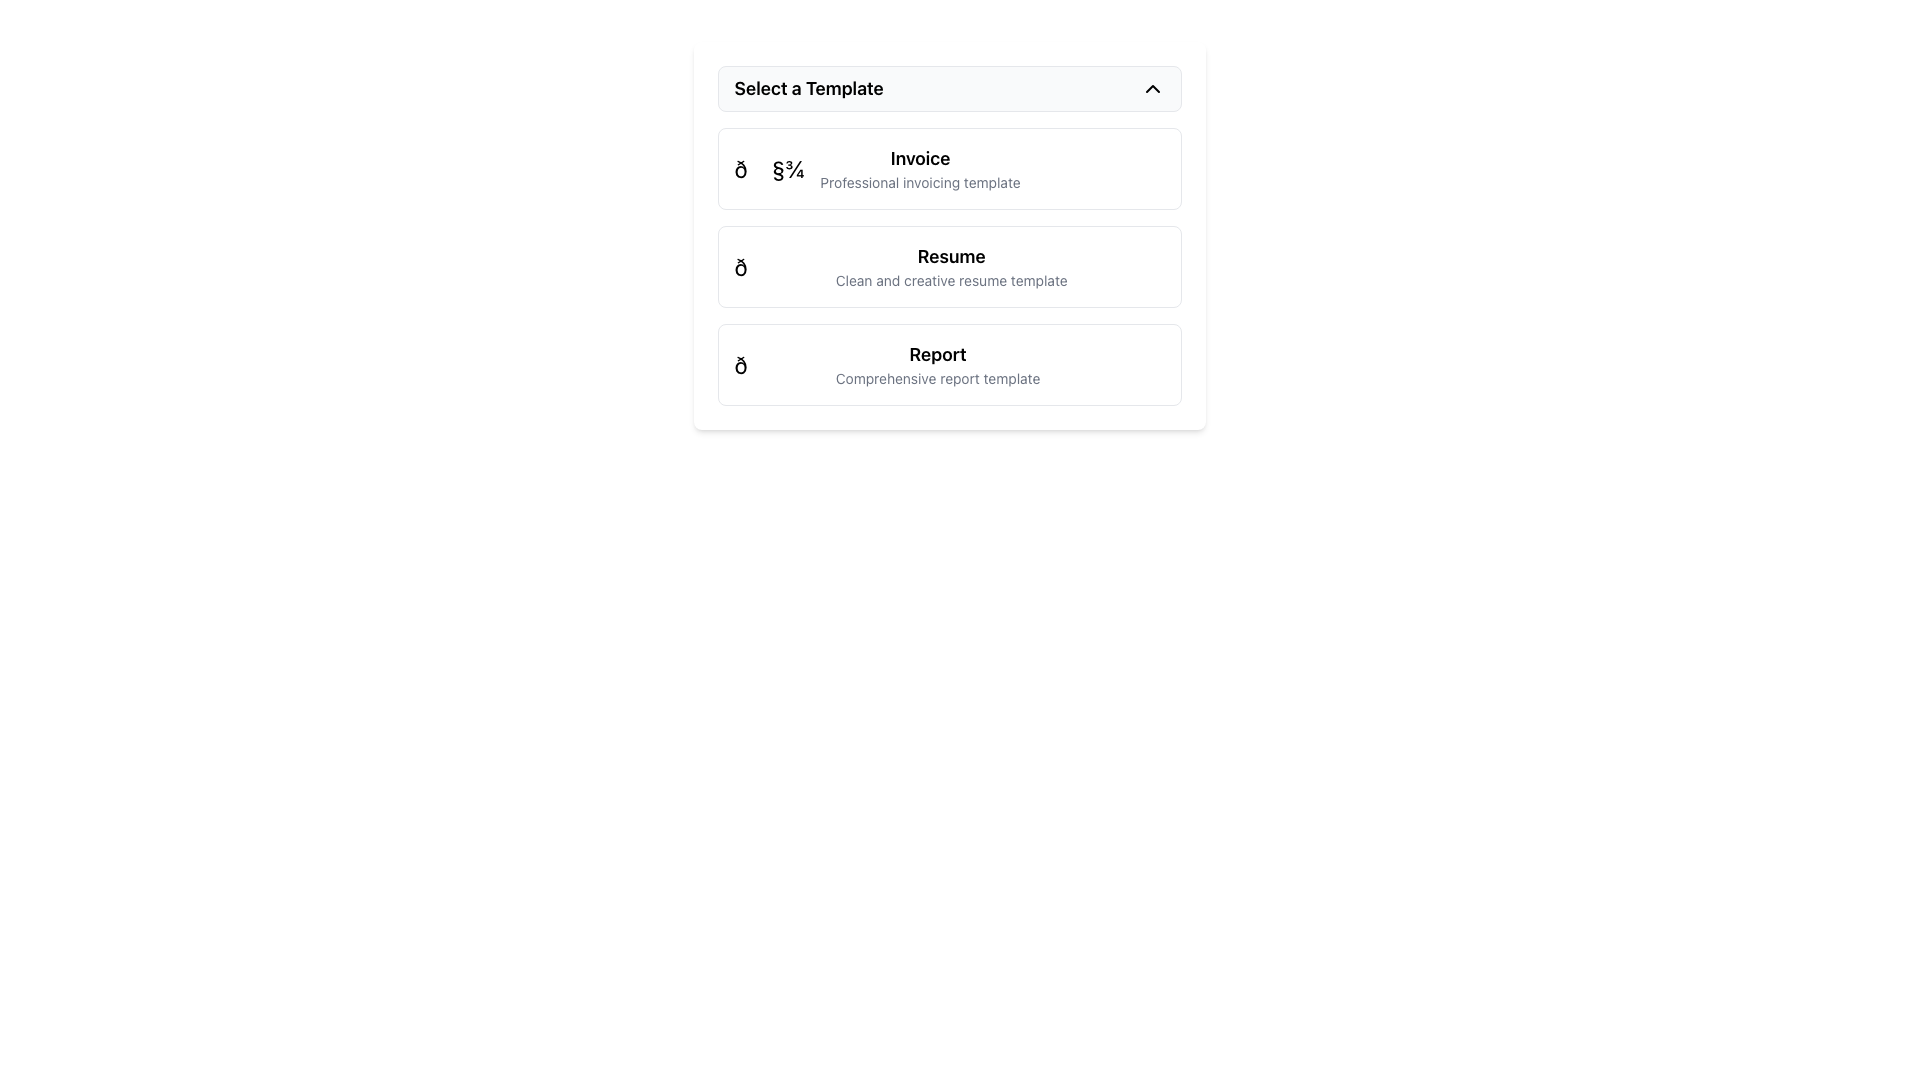 The width and height of the screenshot is (1920, 1080). Describe the element at coordinates (937, 353) in the screenshot. I see `the title text label for the 'Report' template card located at the top of the 'Select a Template' section` at that location.